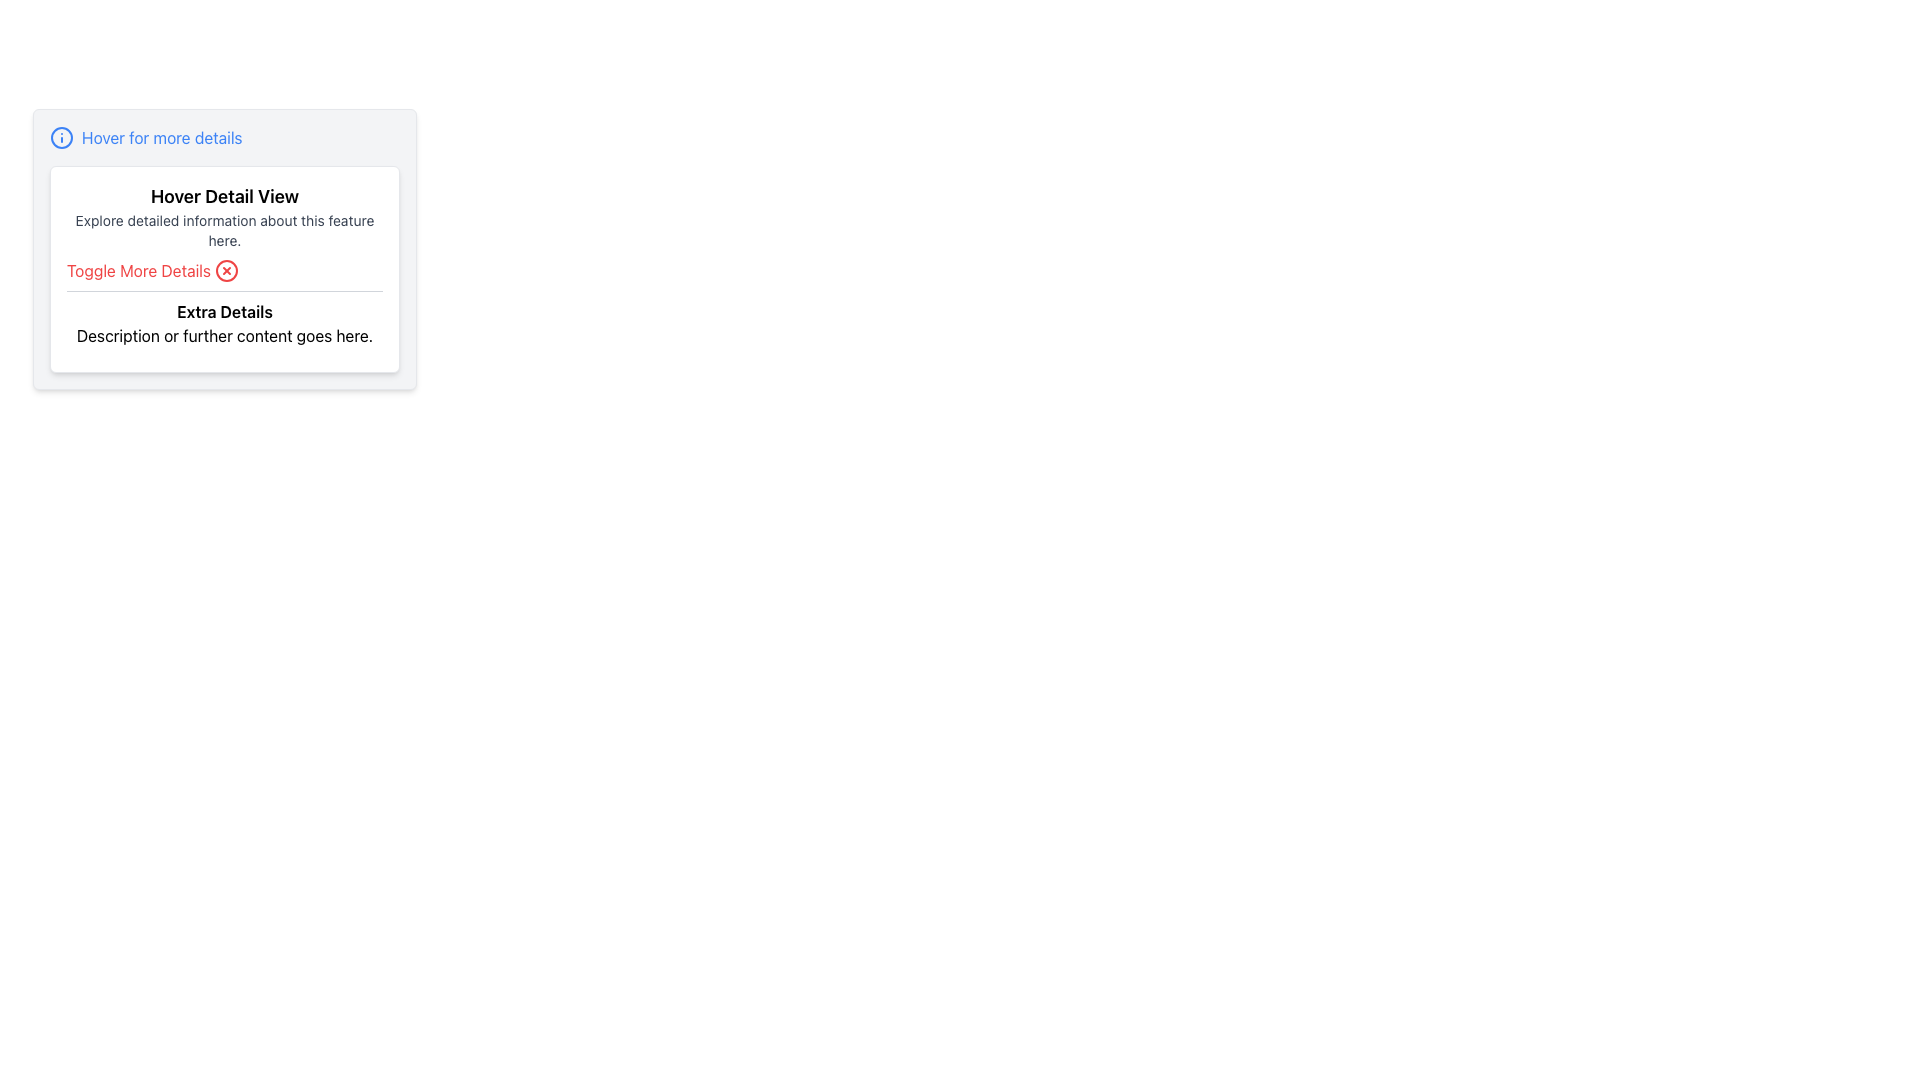 This screenshot has height=1080, width=1920. I want to click on the label that reads 'Hover for more details', which is styled in blue and positioned next to a circular information icon, so click(225, 137).